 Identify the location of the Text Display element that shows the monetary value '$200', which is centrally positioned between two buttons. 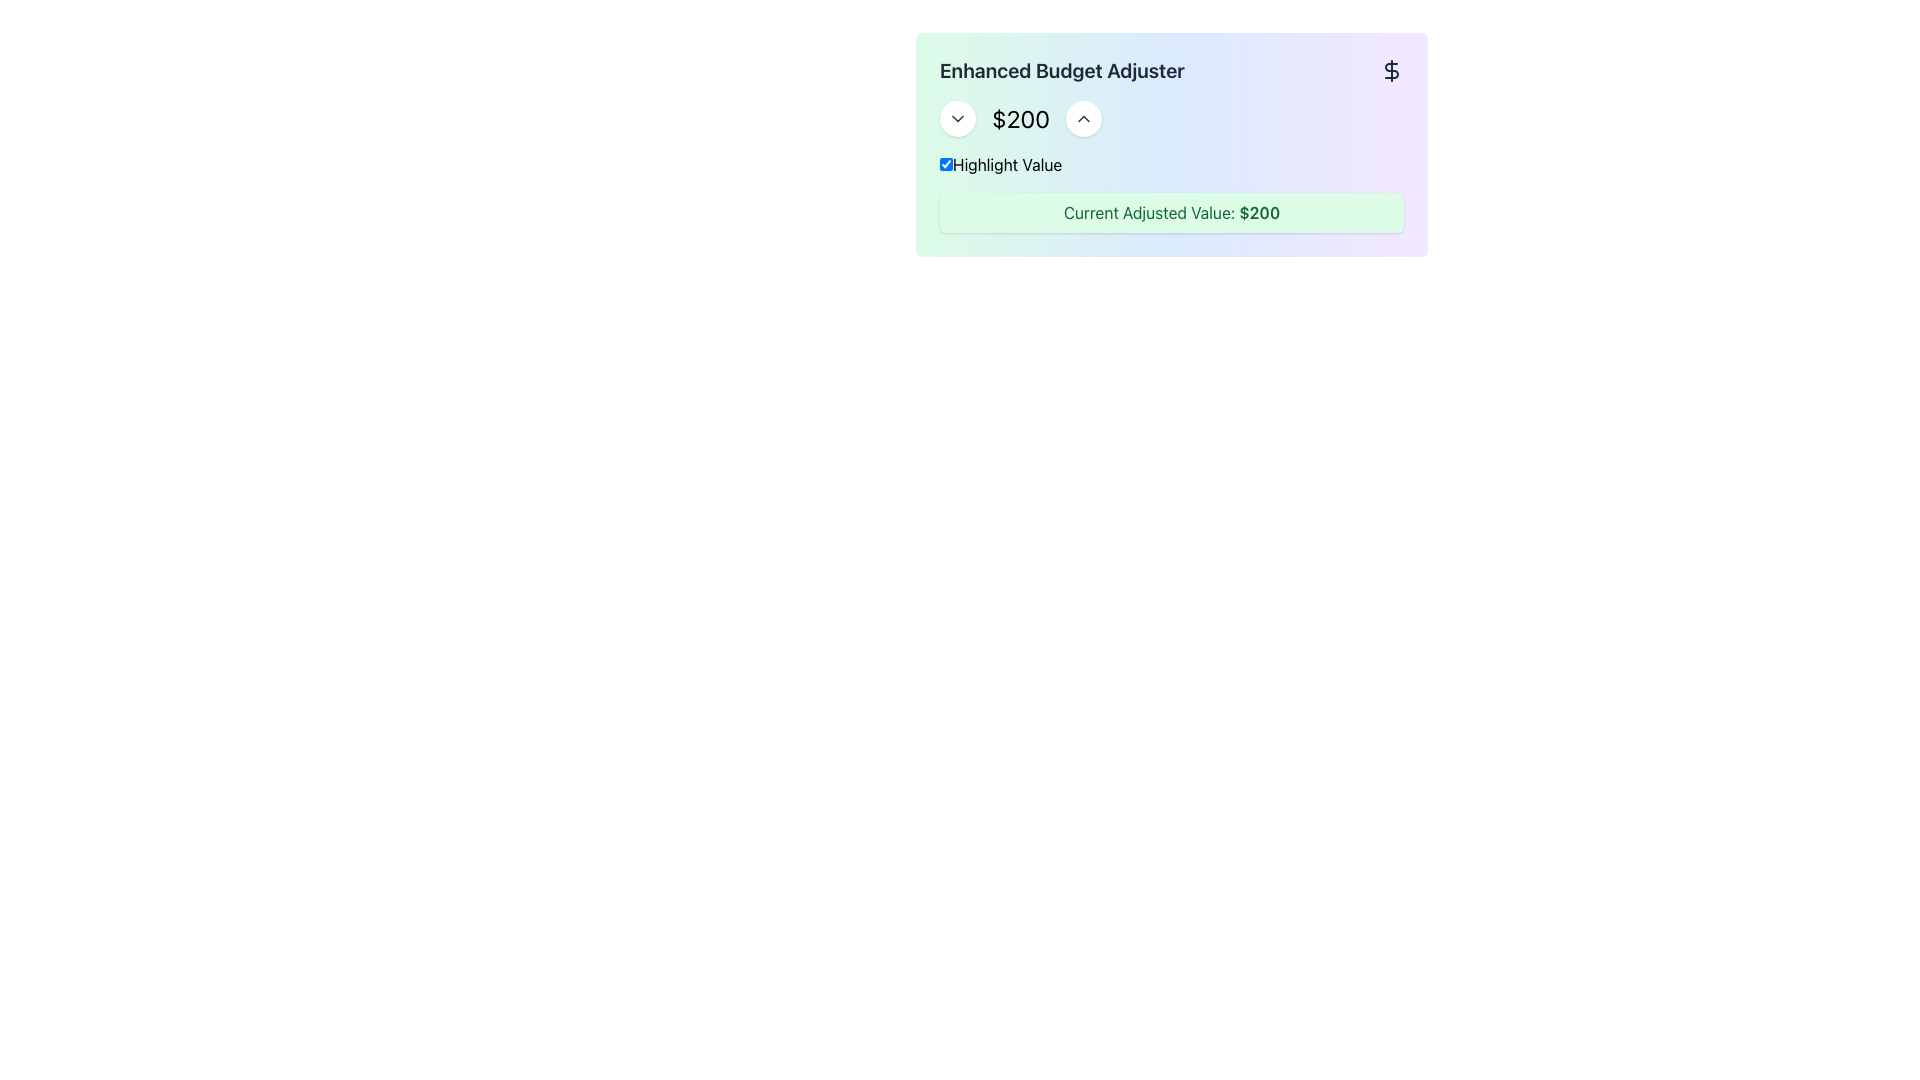
(1021, 119).